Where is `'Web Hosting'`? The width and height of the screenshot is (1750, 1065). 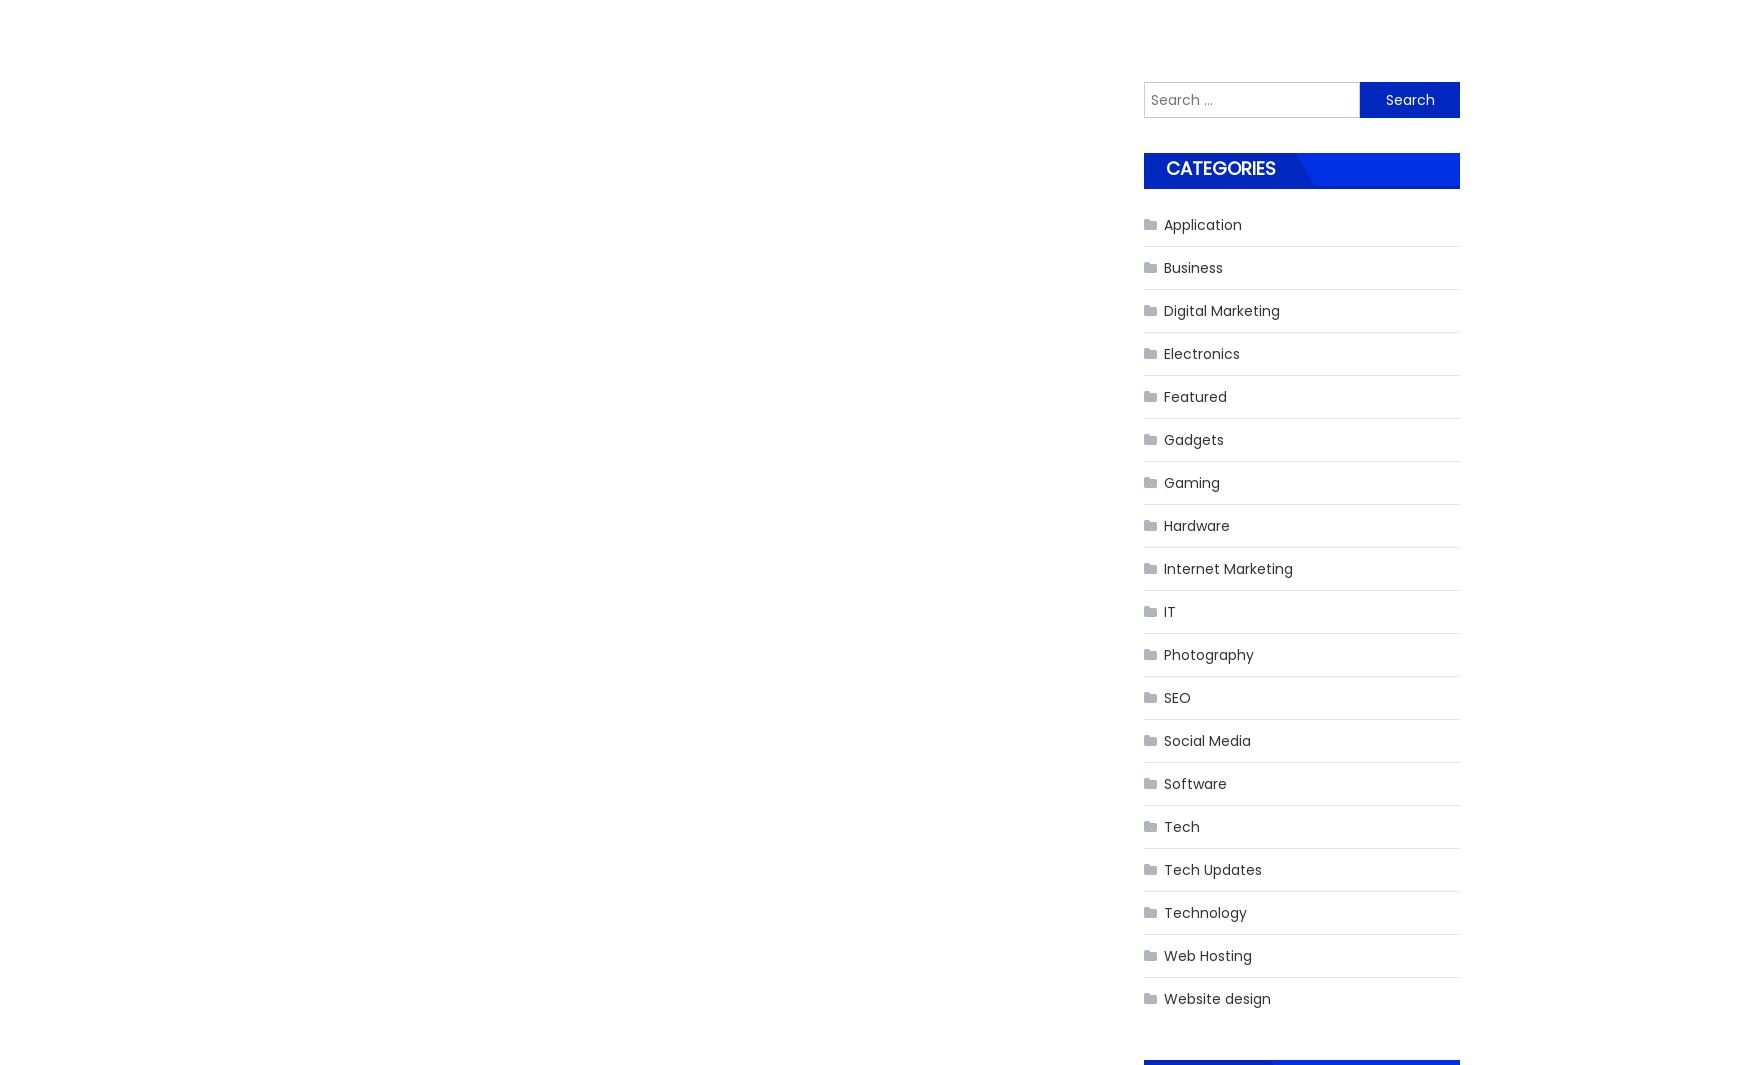
'Web Hosting' is located at coordinates (1208, 954).